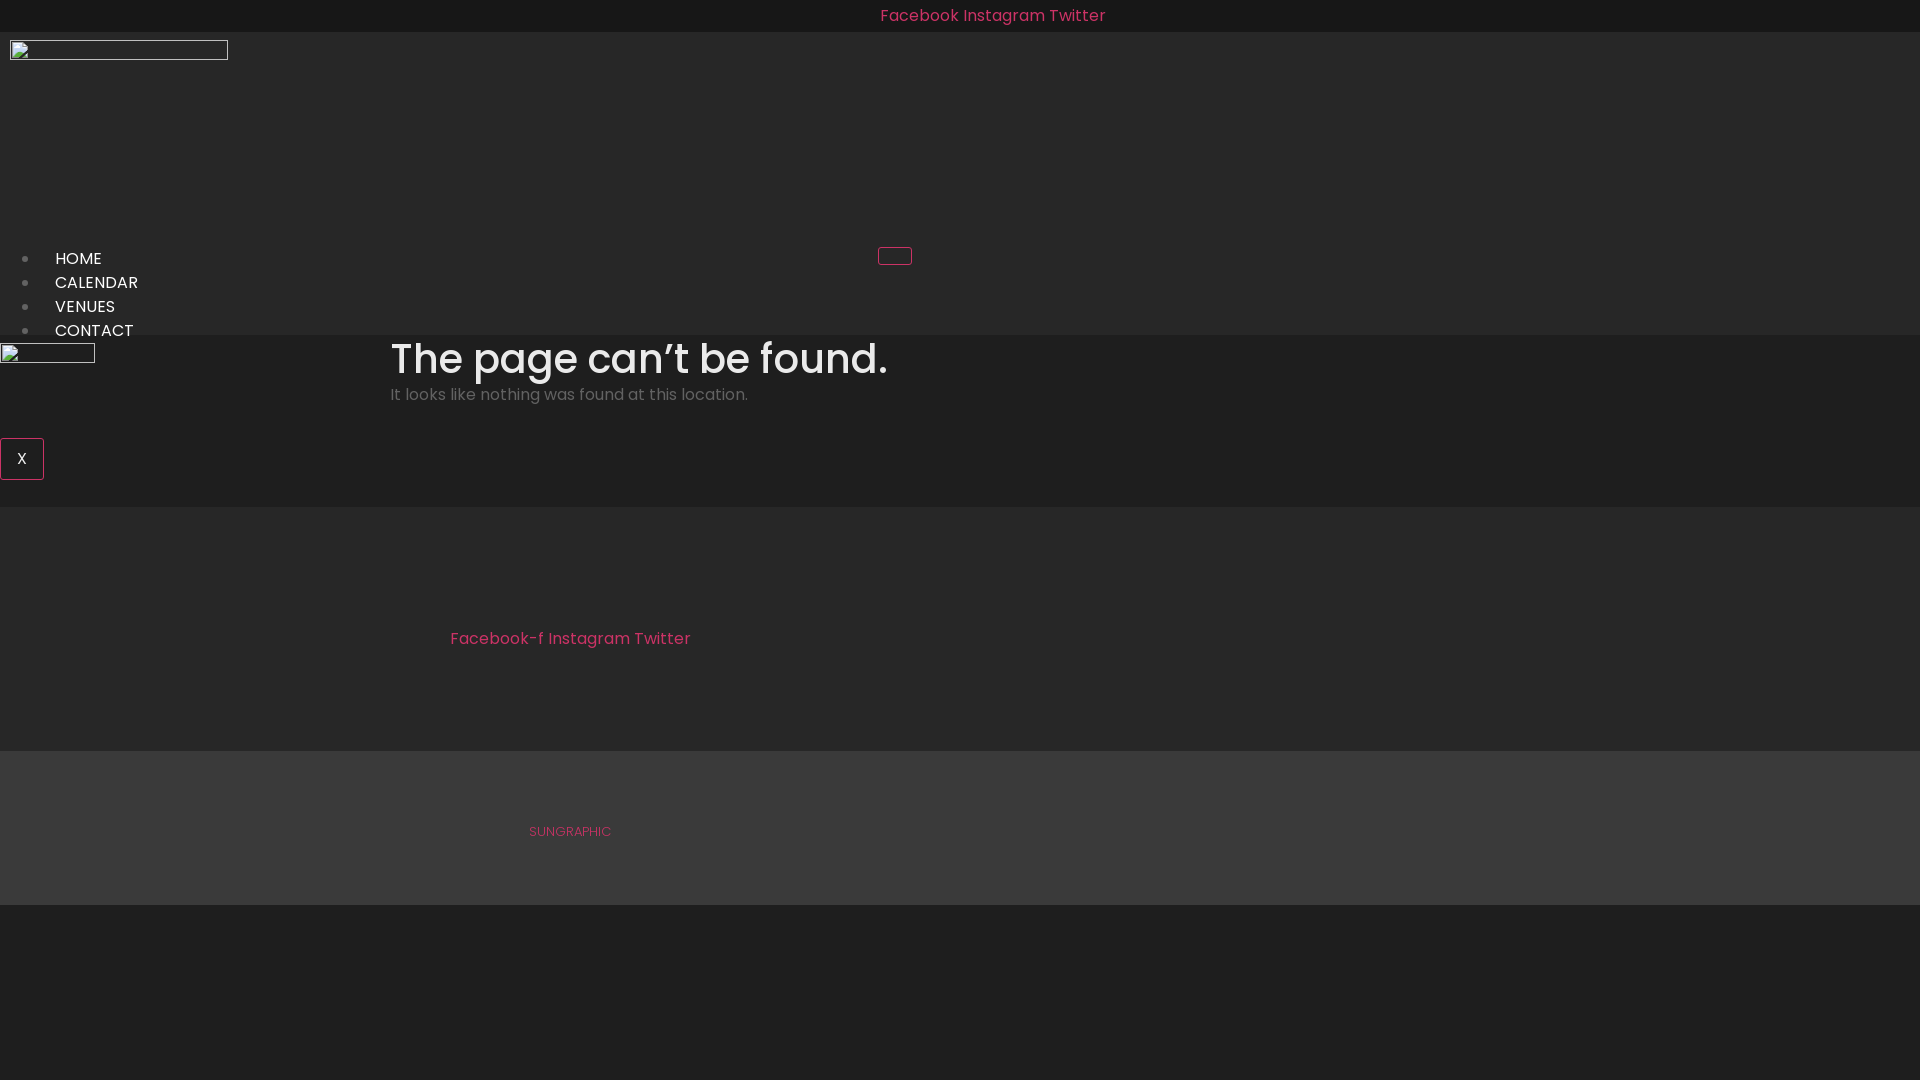  I want to click on 'X', so click(22, 459).